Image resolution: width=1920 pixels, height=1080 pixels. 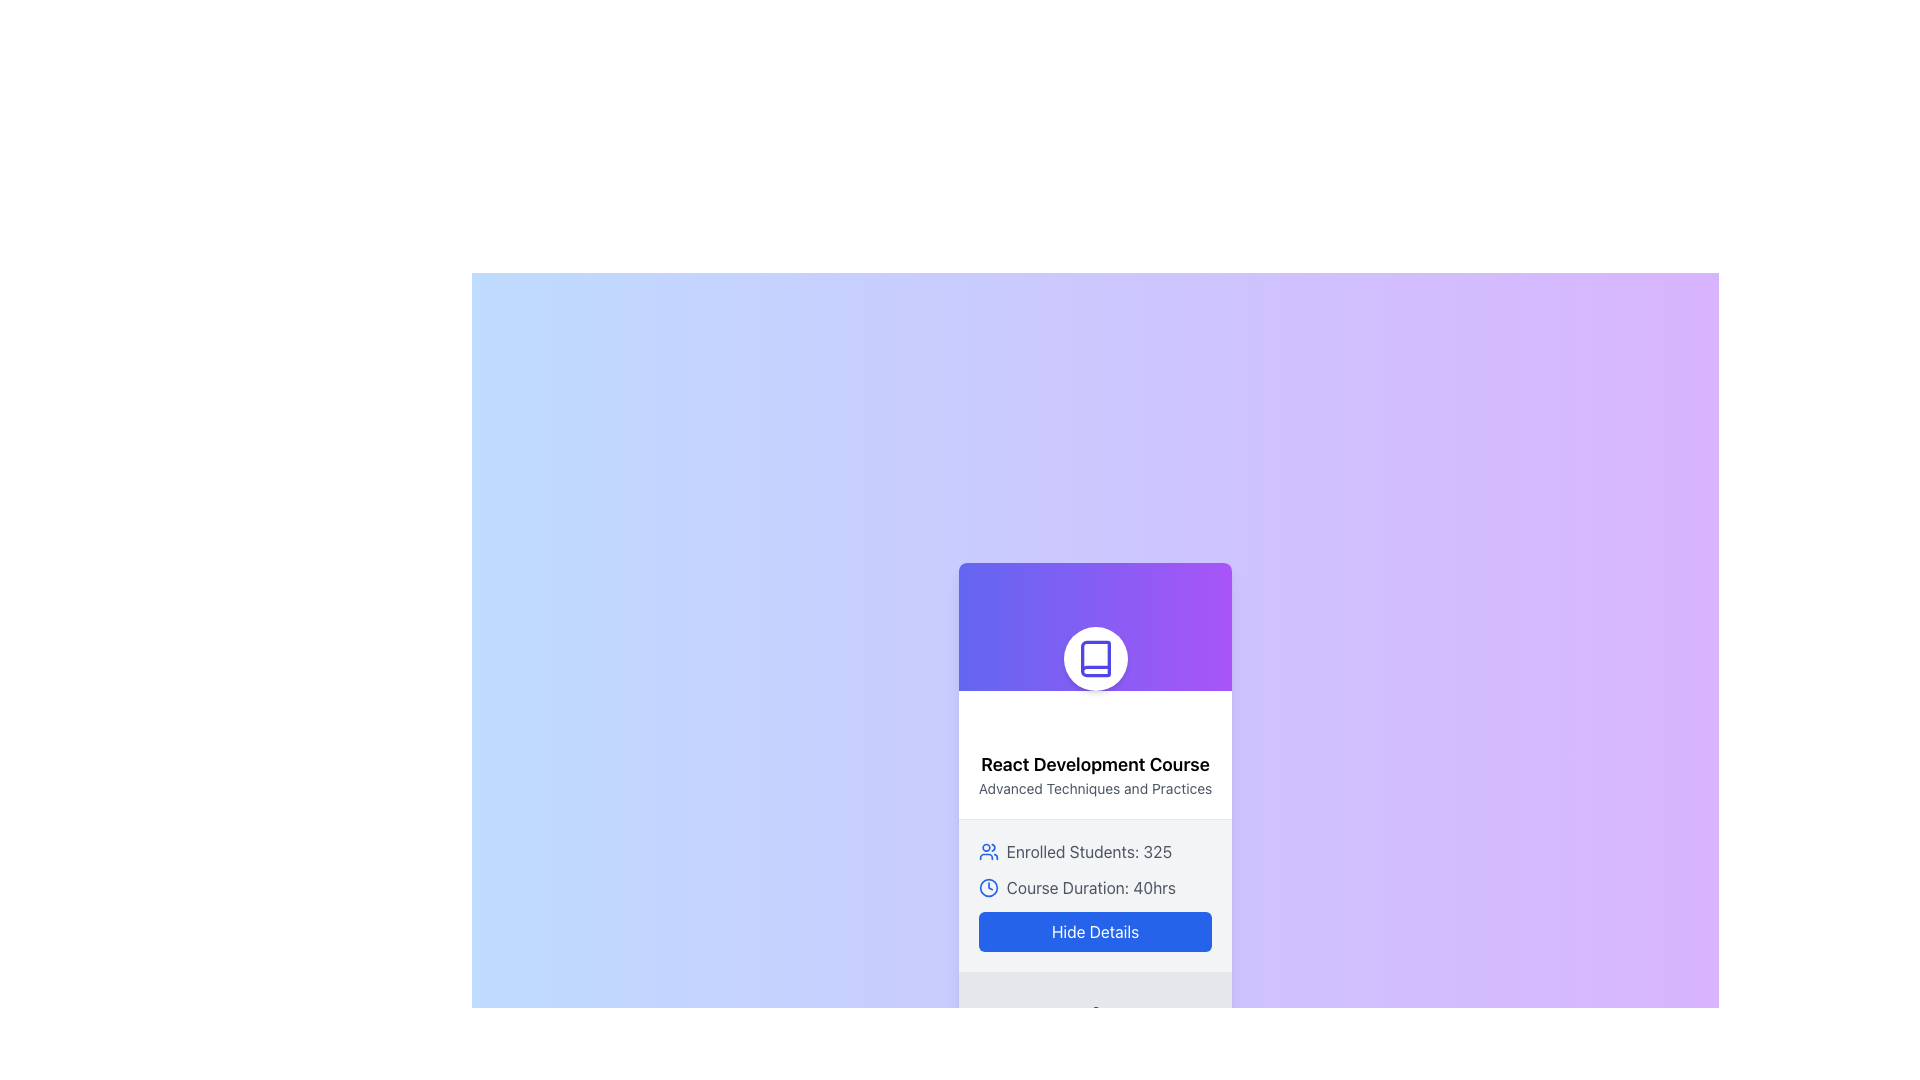 I want to click on the informational text component about the course 'React Development Course', so click(x=1094, y=894).